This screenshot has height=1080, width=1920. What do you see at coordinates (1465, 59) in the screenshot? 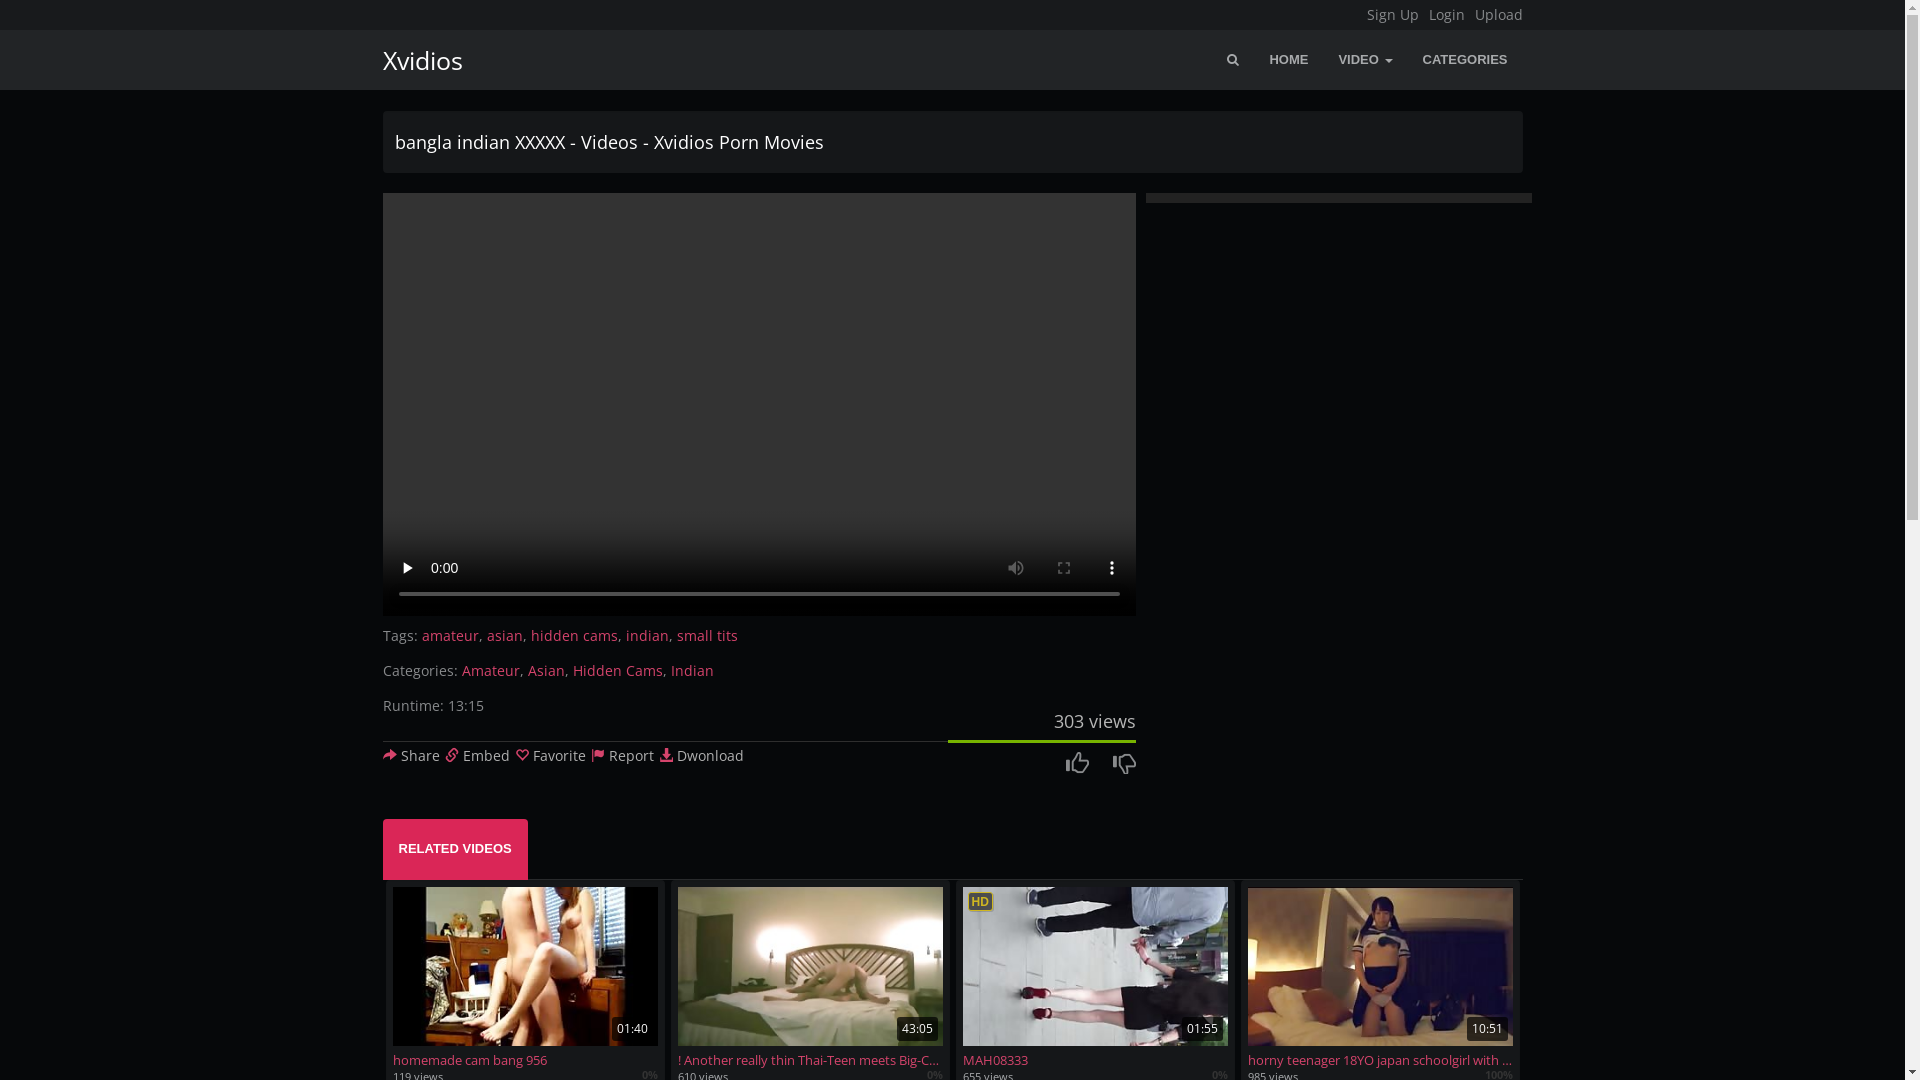
I see `'CATEGORIES'` at bounding box center [1465, 59].